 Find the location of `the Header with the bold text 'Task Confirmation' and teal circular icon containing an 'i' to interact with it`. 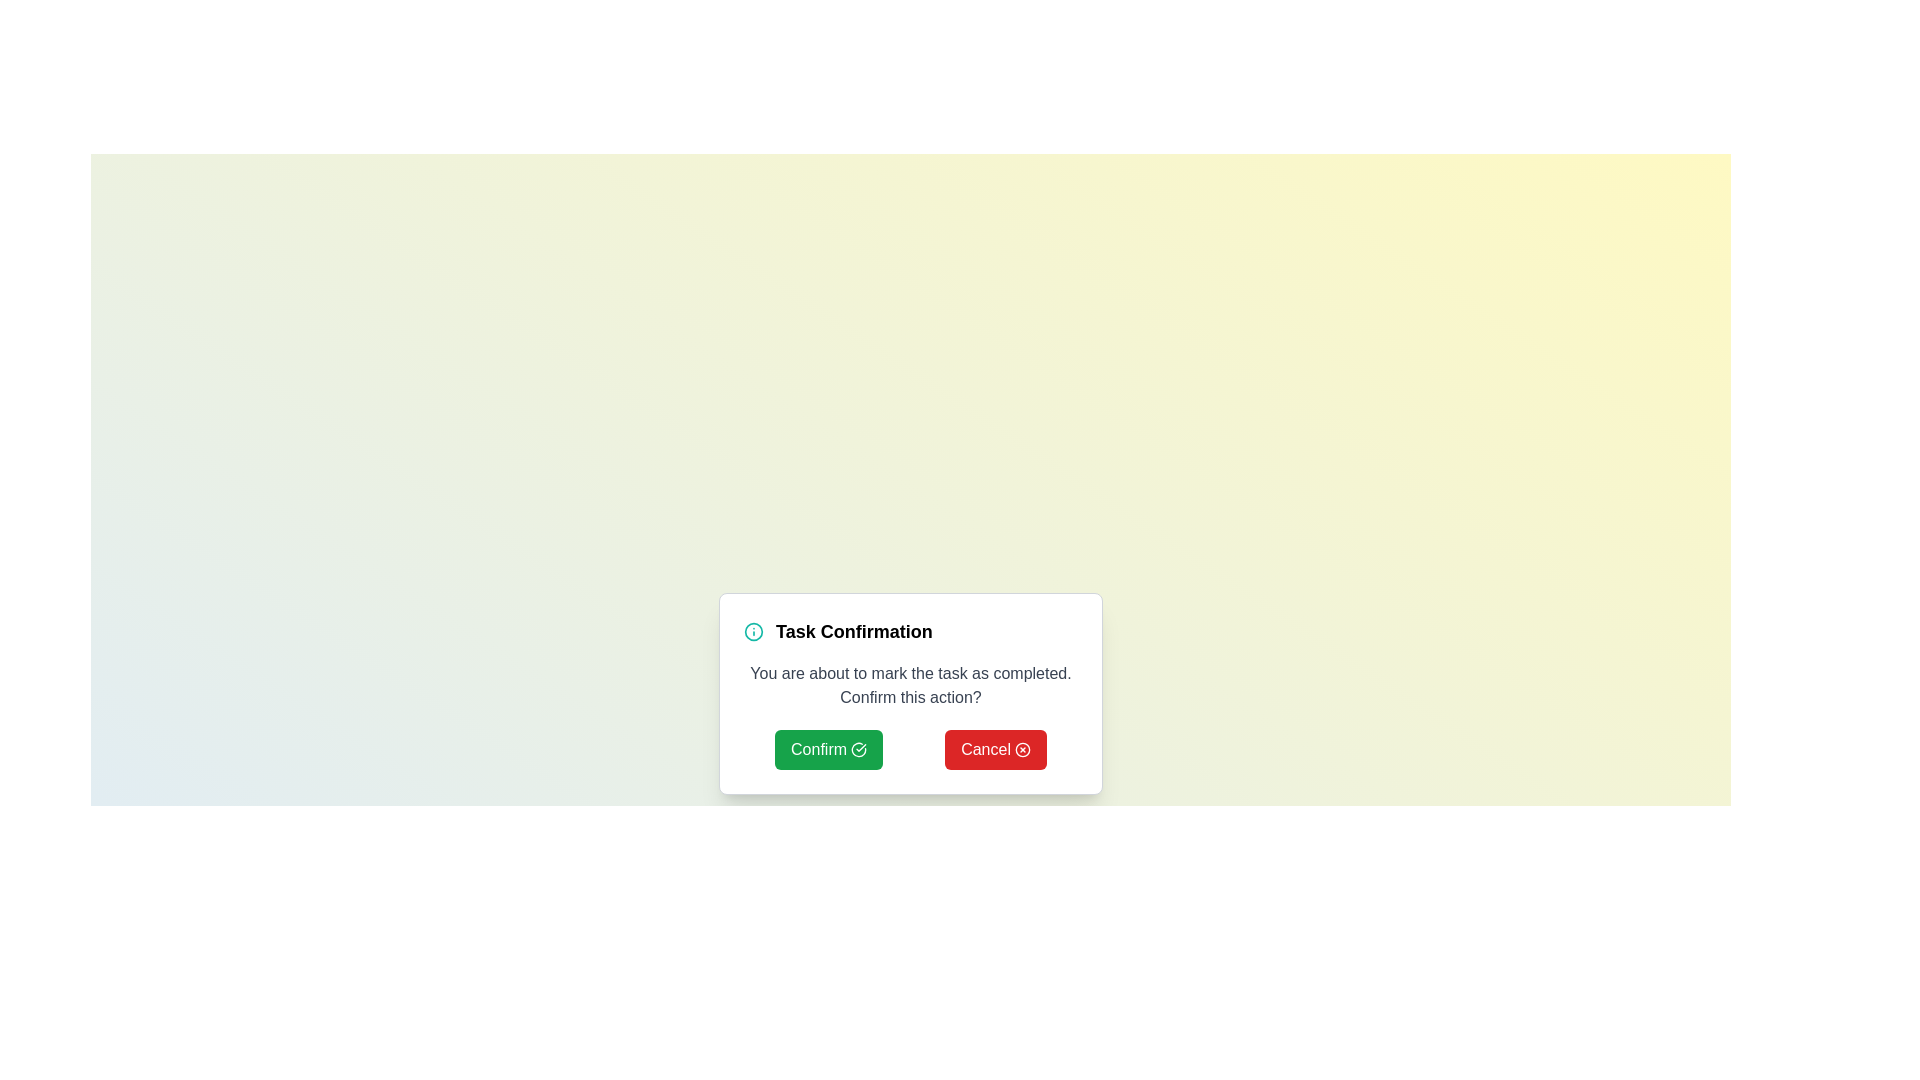

the Header with the bold text 'Task Confirmation' and teal circular icon containing an 'i' to interact with it is located at coordinates (910, 632).